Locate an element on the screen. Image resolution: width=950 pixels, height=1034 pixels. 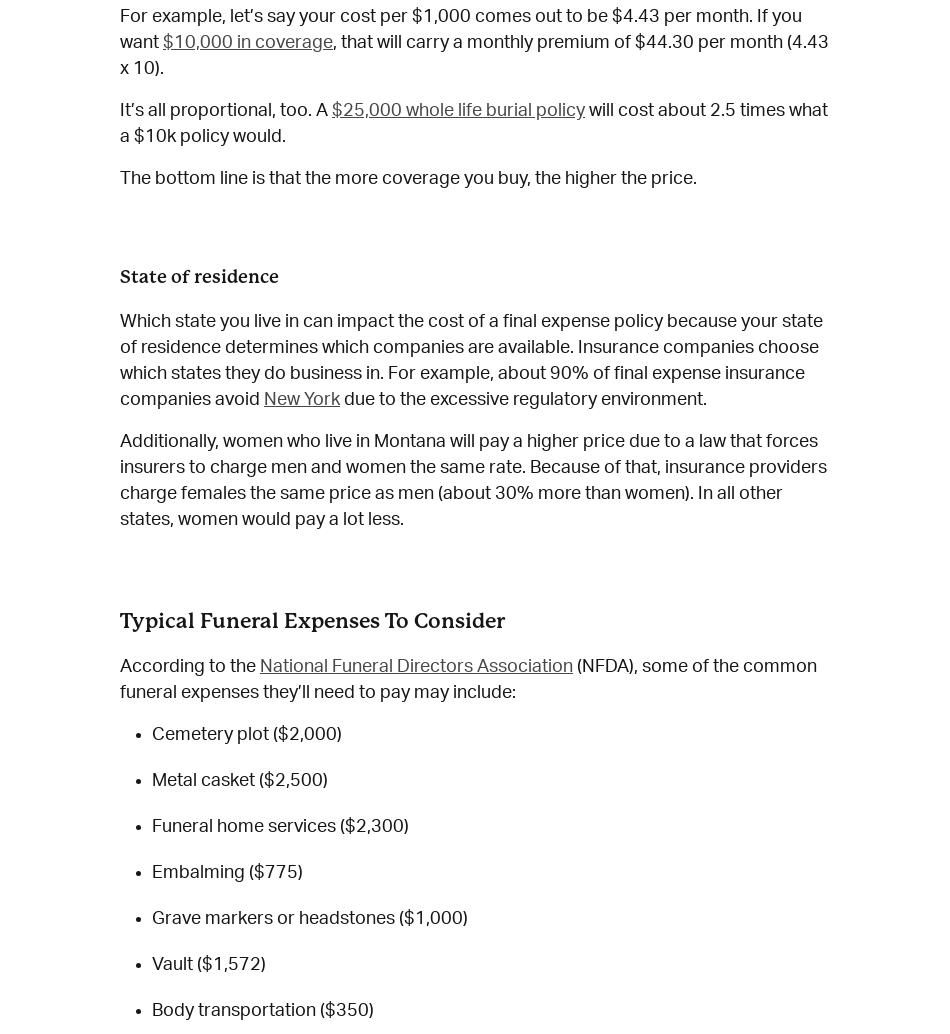
'For example, let’s say your cost per $1,000 comes out to be $4.43 per month. If you want' is located at coordinates (460, 28).